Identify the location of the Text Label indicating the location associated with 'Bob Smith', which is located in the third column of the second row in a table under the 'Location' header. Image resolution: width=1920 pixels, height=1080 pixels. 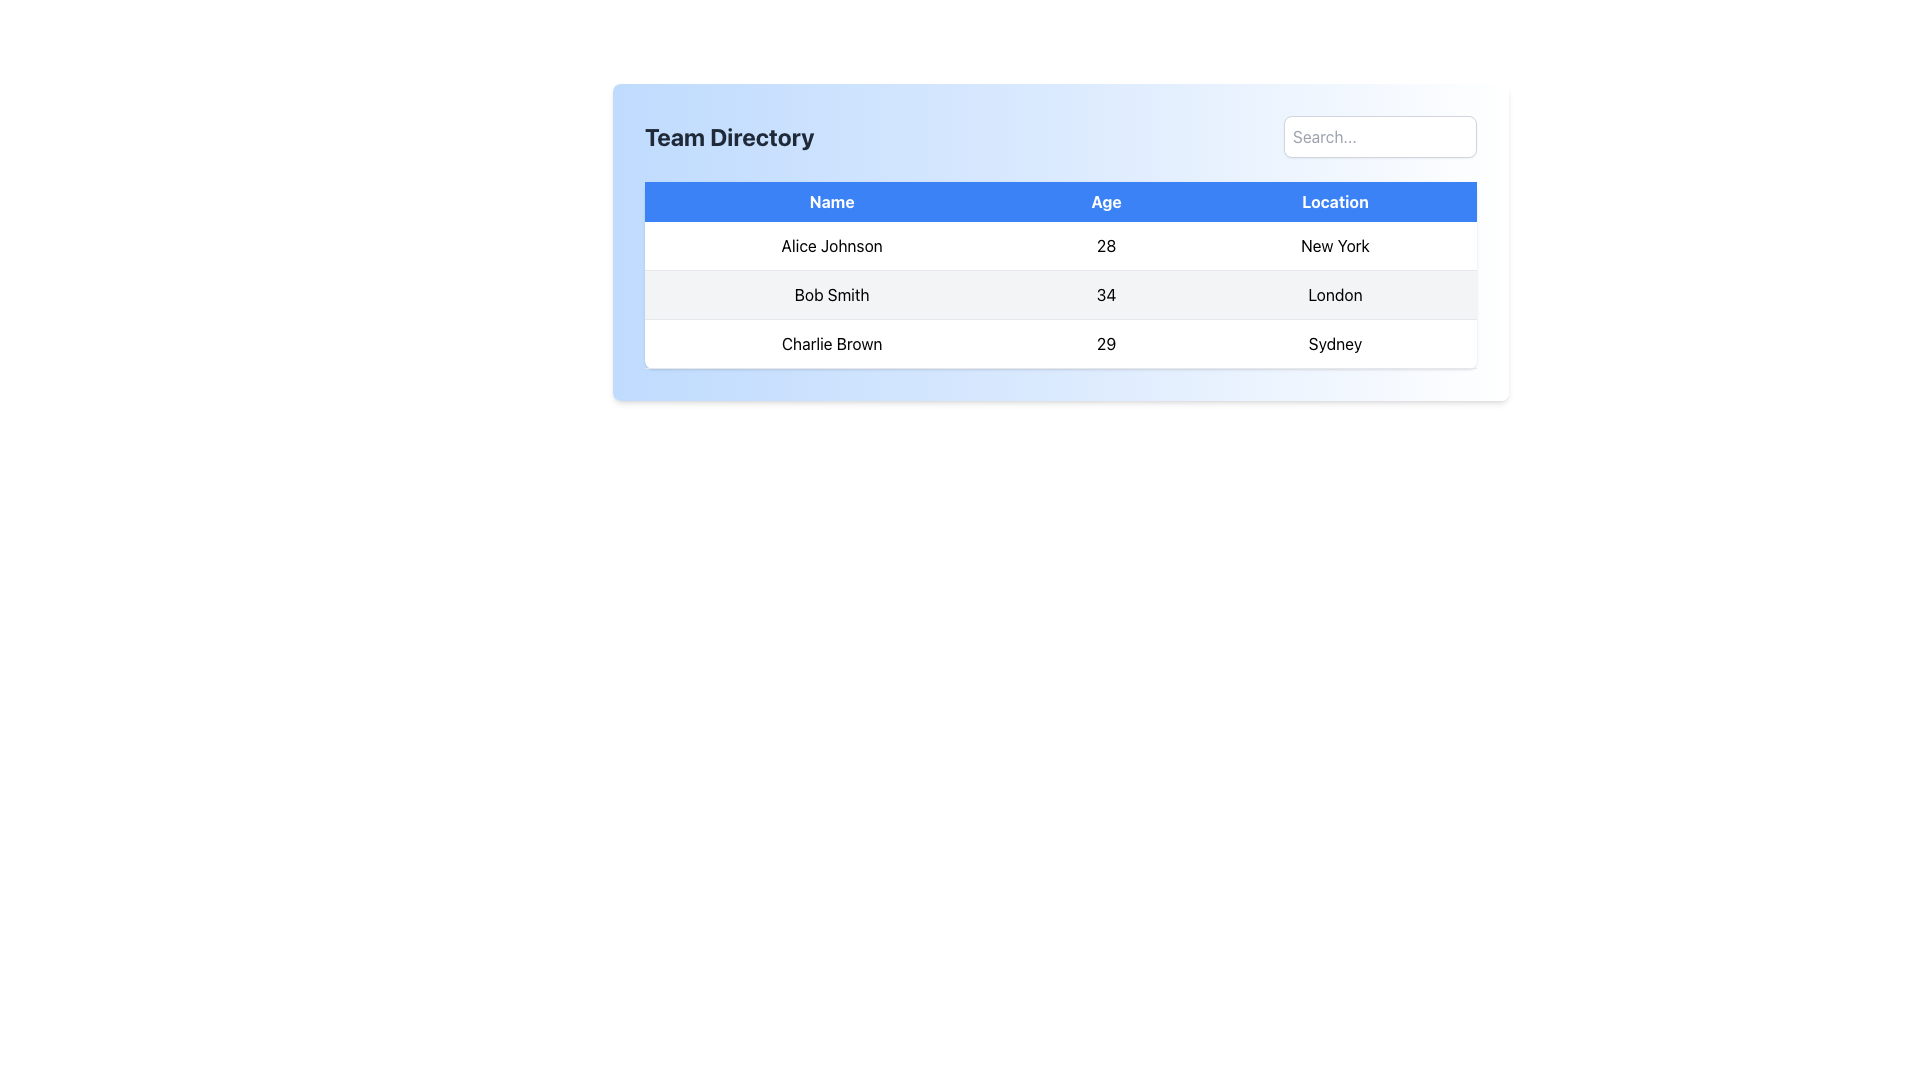
(1335, 294).